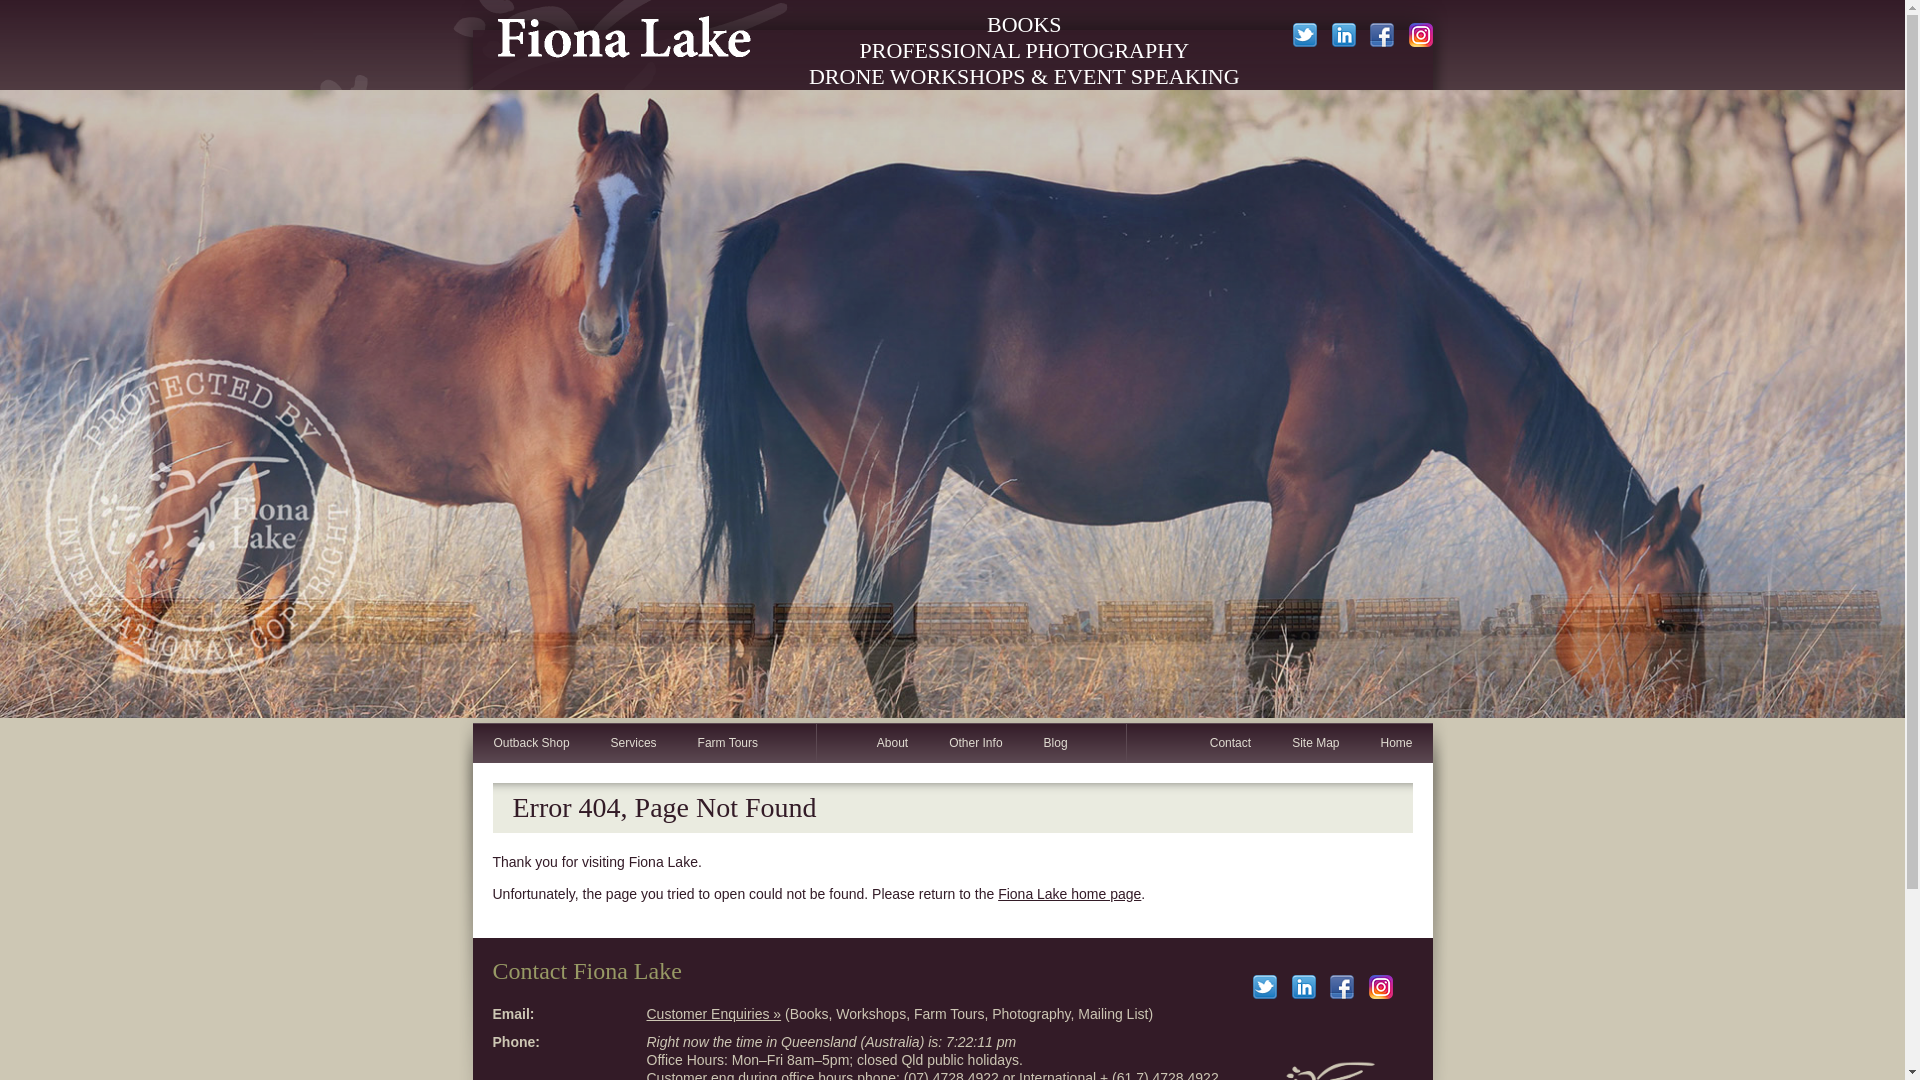 The height and width of the screenshot is (1080, 1920). I want to click on 'About', so click(891, 743).